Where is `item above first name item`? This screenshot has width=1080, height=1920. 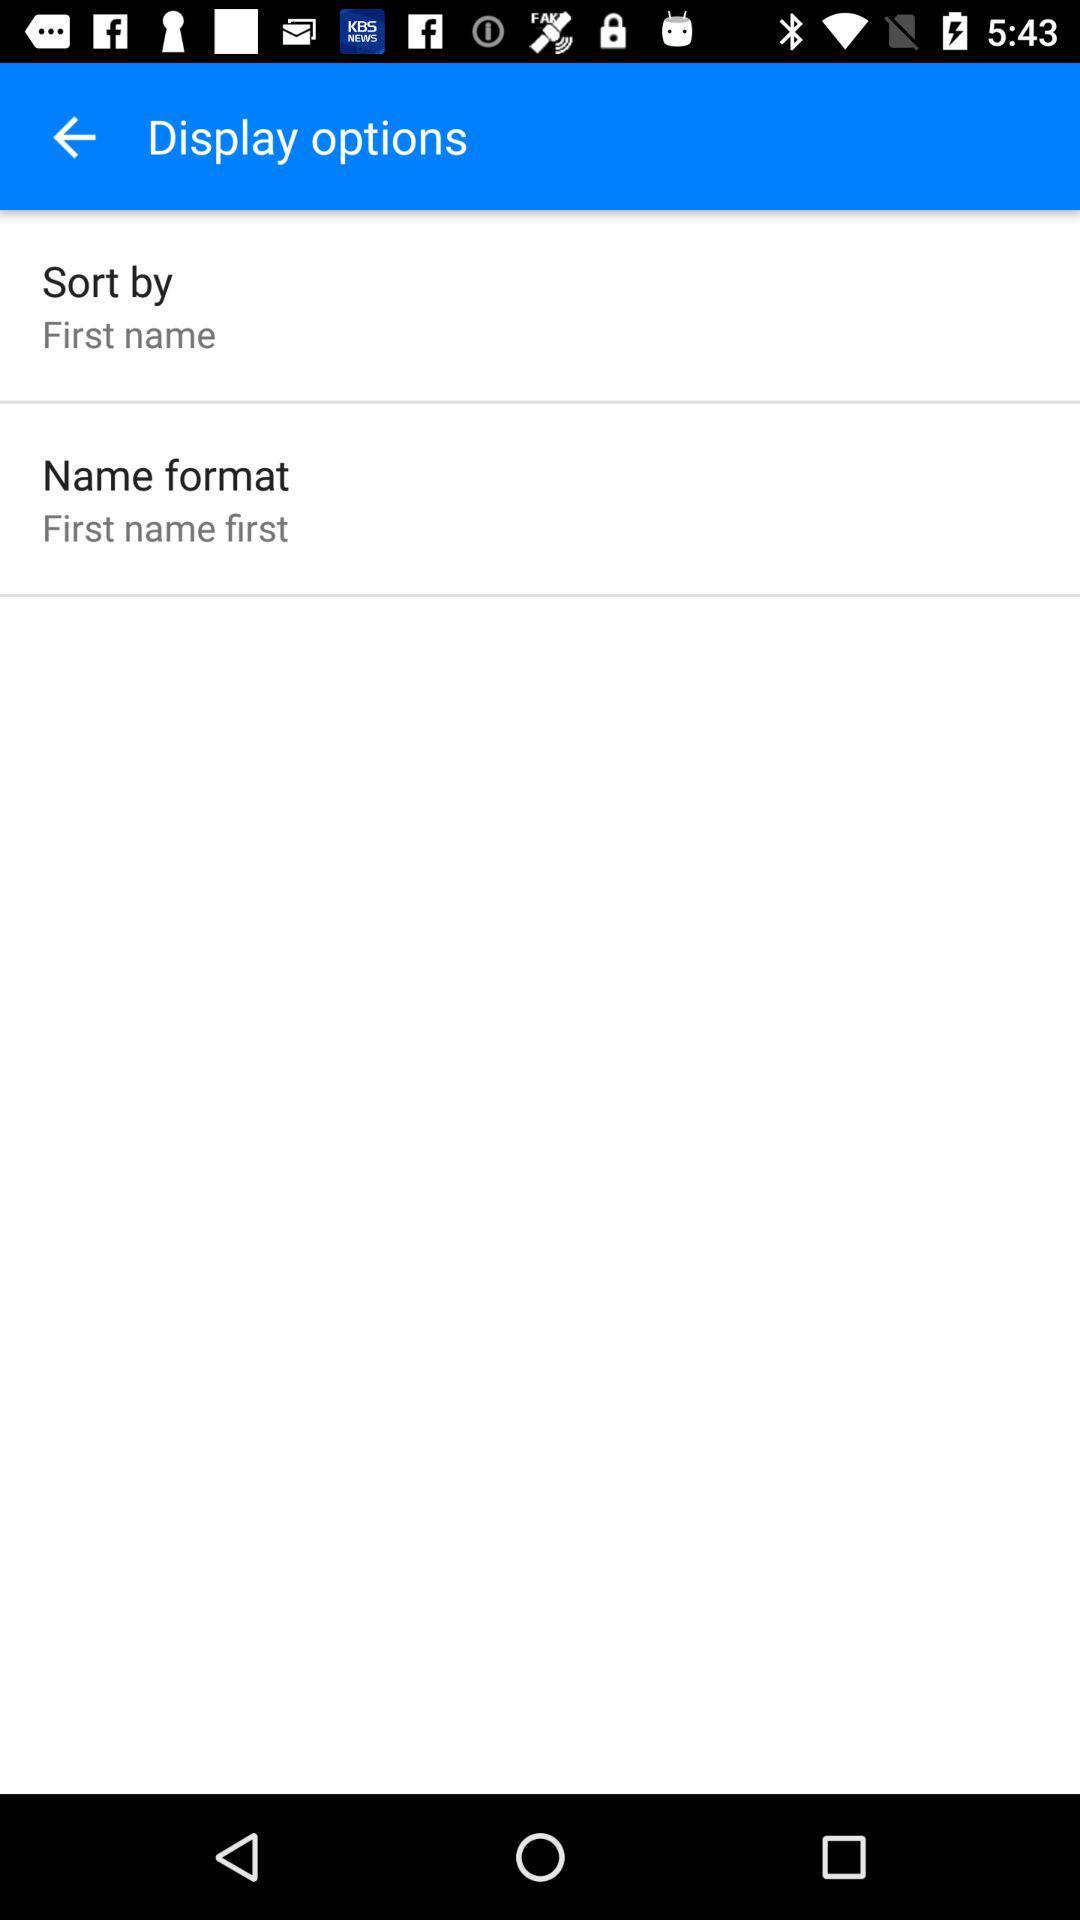
item above first name item is located at coordinates (107, 279).